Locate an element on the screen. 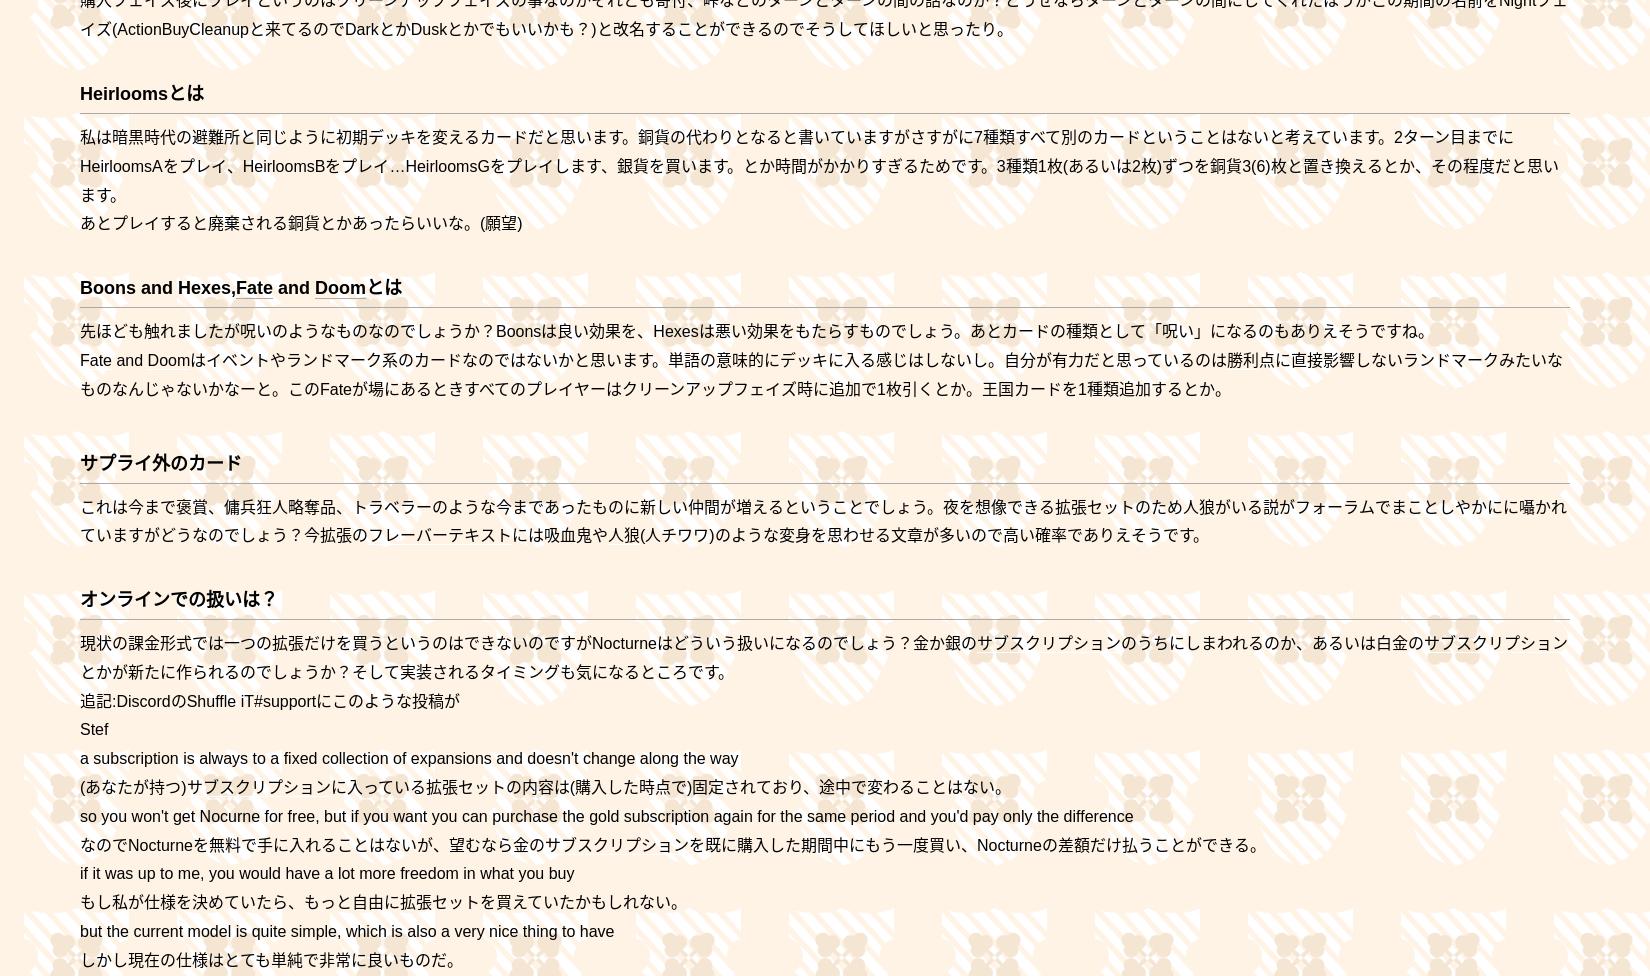  'が場にあるときすべてのプレイヤーはクリーンアップフェイズ時に追加で1枚引くとか。王国カードを1種類追加するとか。' is located at coordinates (790, 387).